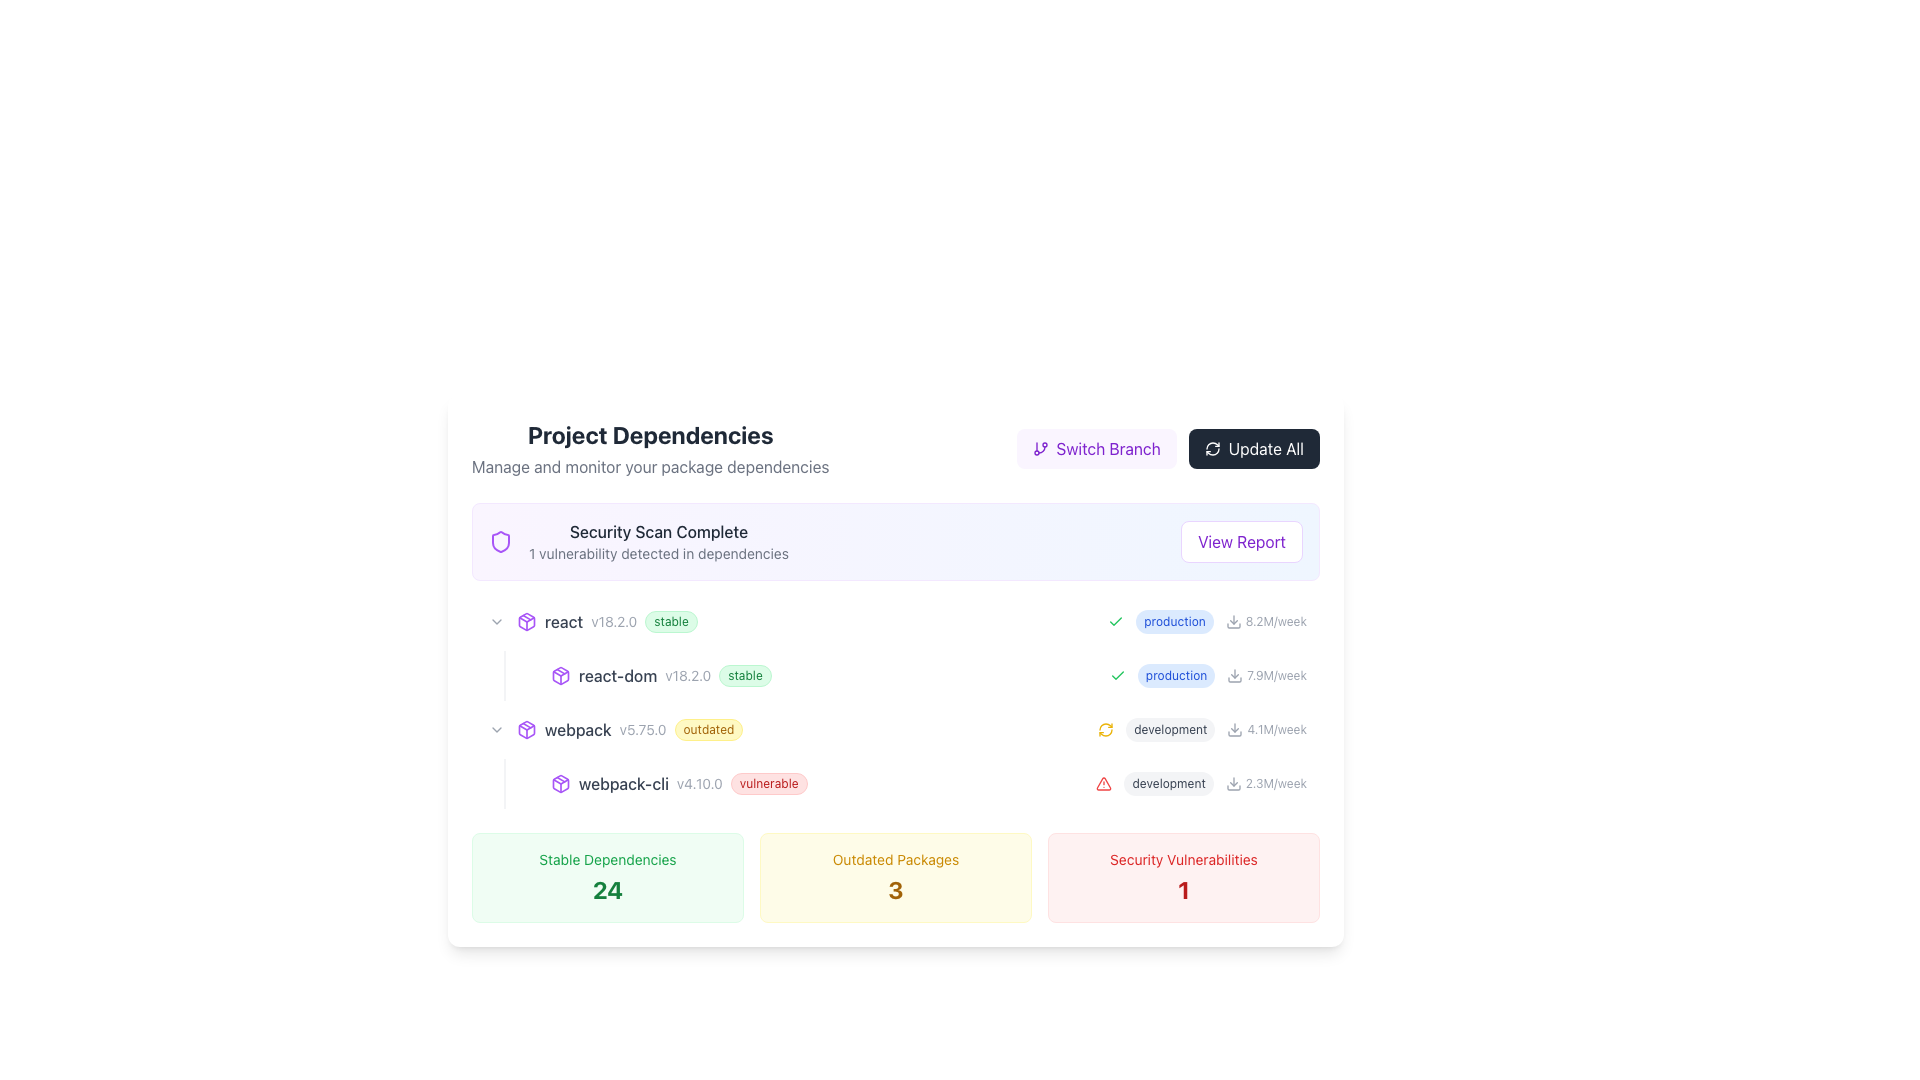 This screenshot has height=1080, width=1920. I want to click on the list item entry for the 'react-dom' package in the dependency overview interface, which is positioned between the 'react' and 'webpack' entries, so click(911, 675).